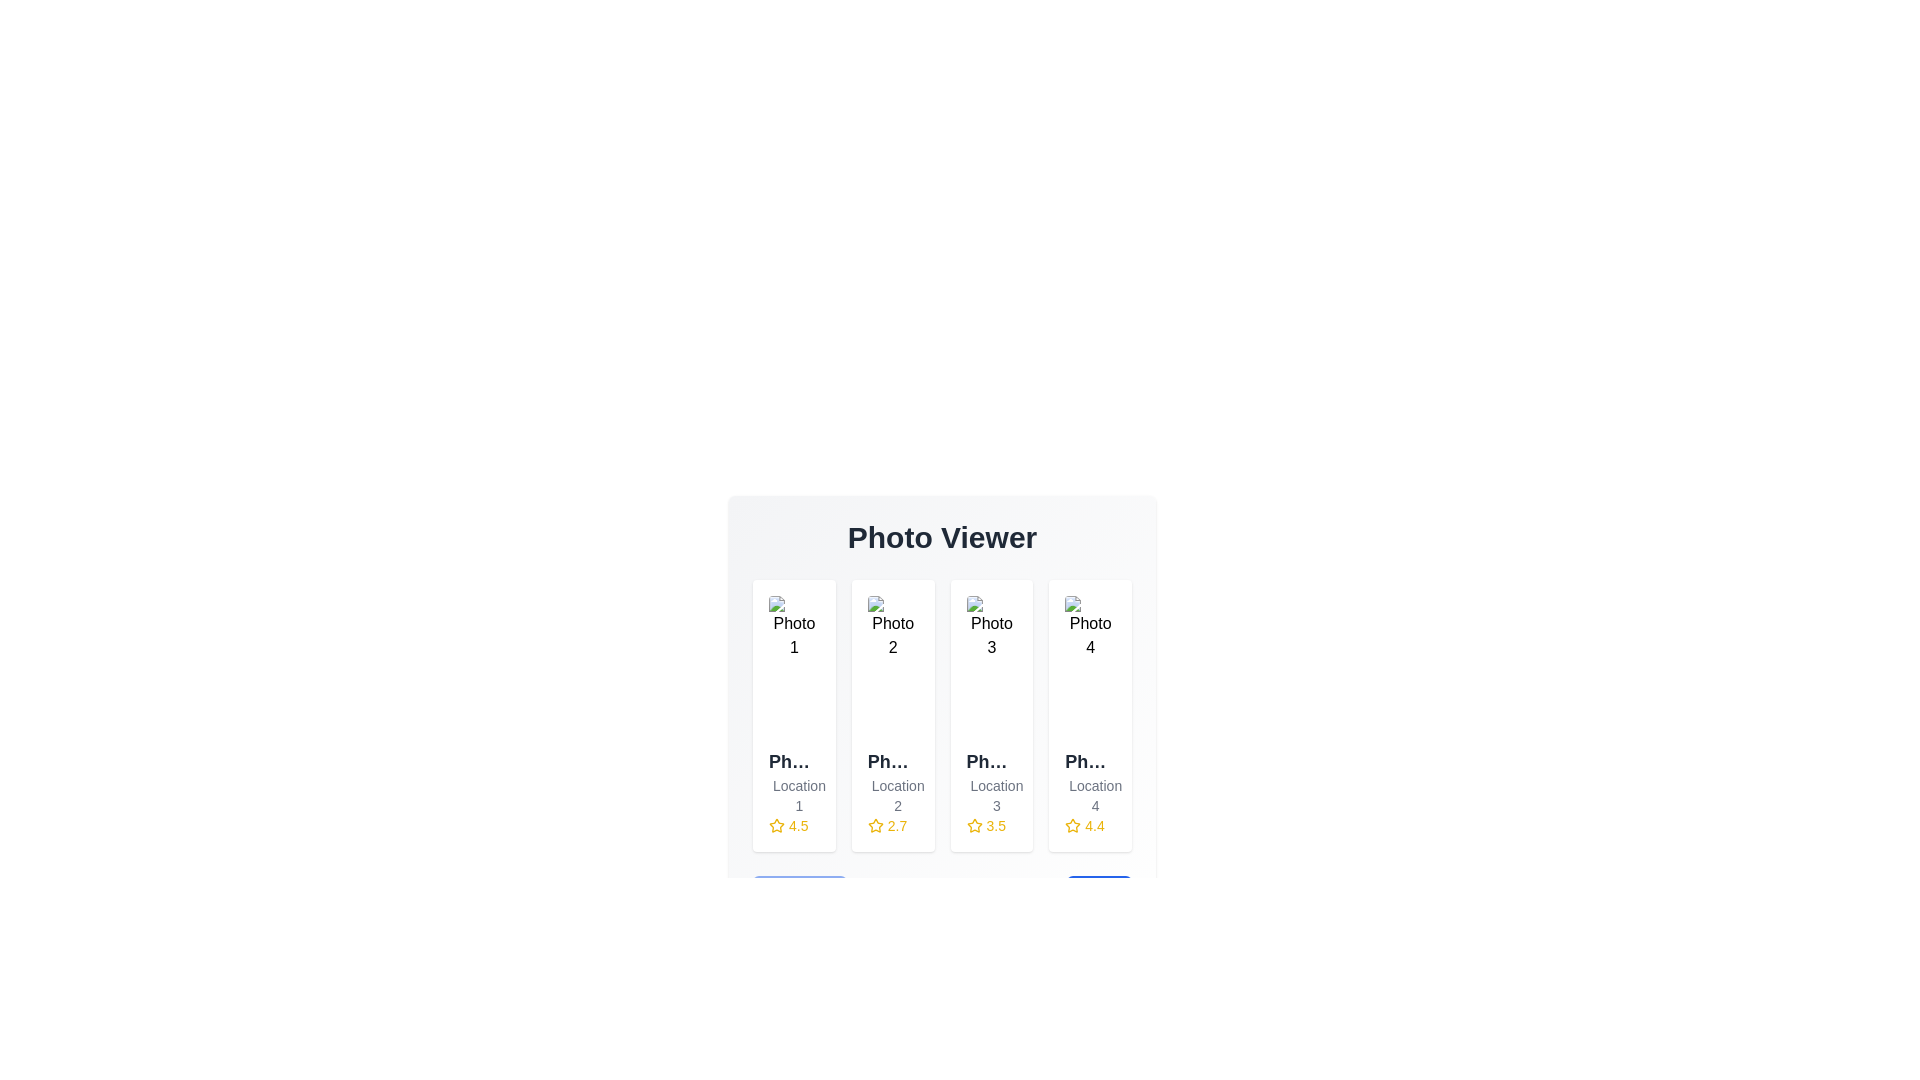  Describe the element at coordinates (892, 762) in the screenshot. I see `the Text Label that serves as a title for 'Photo 2'` at that location.